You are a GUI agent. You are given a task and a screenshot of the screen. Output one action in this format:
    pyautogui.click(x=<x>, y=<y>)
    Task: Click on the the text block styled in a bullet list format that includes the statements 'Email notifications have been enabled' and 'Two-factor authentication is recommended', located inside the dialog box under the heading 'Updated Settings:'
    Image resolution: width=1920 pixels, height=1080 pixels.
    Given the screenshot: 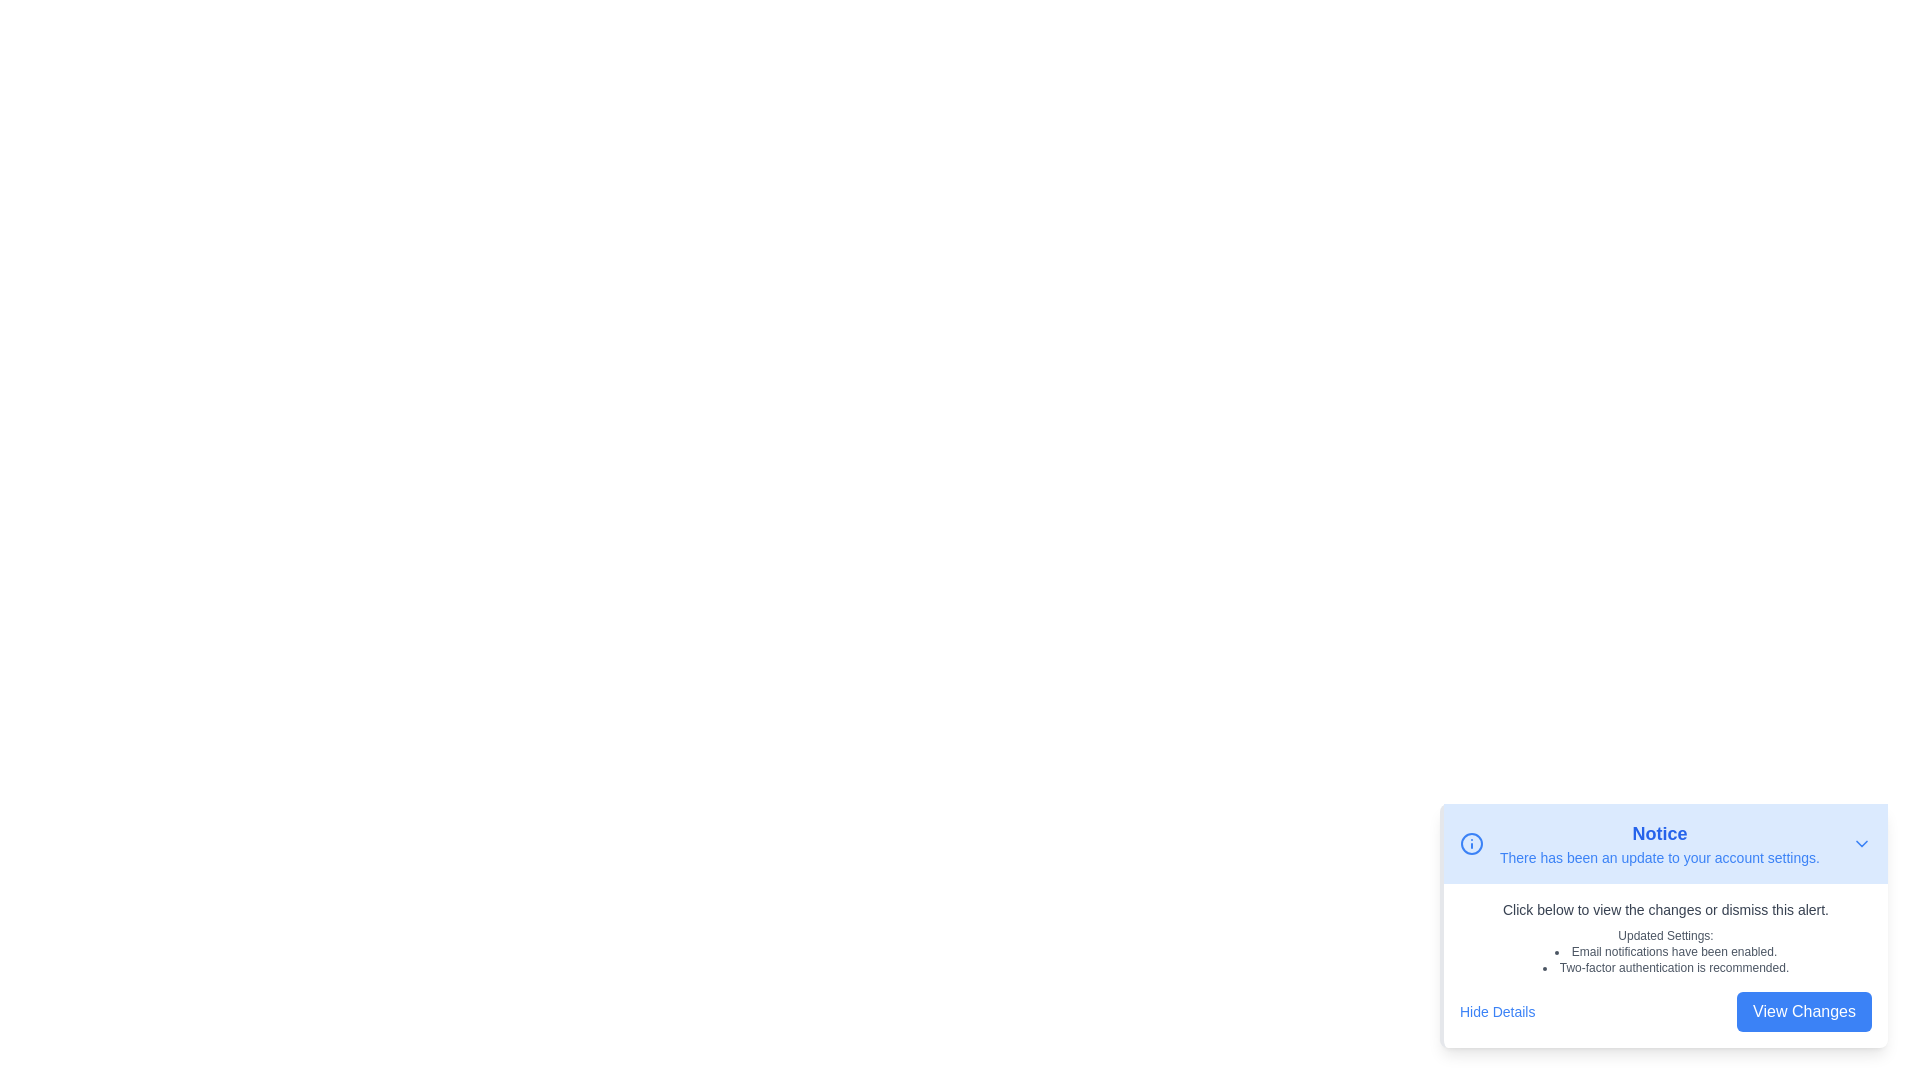 What is the action you would take?
    pyautogui.click(x=1665, y=959)
    